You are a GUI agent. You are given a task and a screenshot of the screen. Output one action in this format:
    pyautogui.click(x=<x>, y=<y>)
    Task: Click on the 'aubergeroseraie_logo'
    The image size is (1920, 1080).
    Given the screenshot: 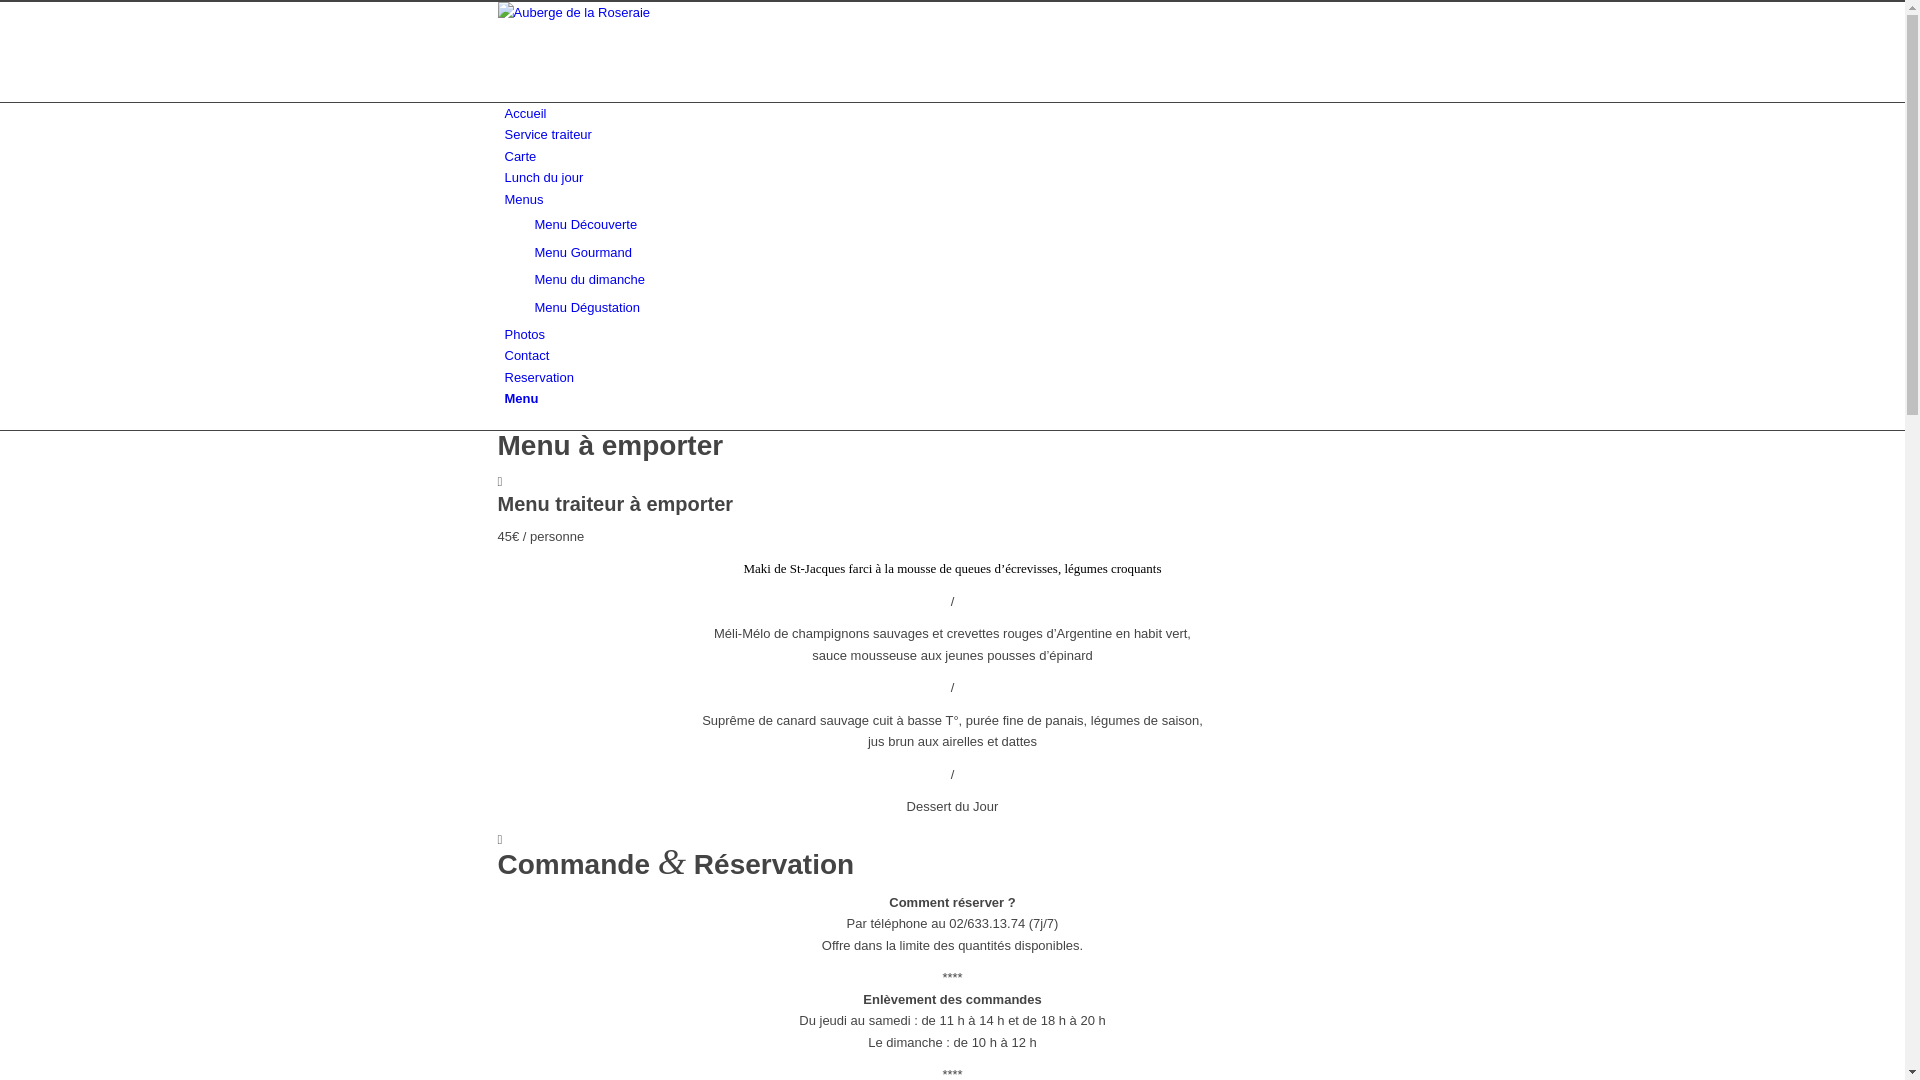 What is the action you would take?
    pyautogui.click(x=498, y=12)
    